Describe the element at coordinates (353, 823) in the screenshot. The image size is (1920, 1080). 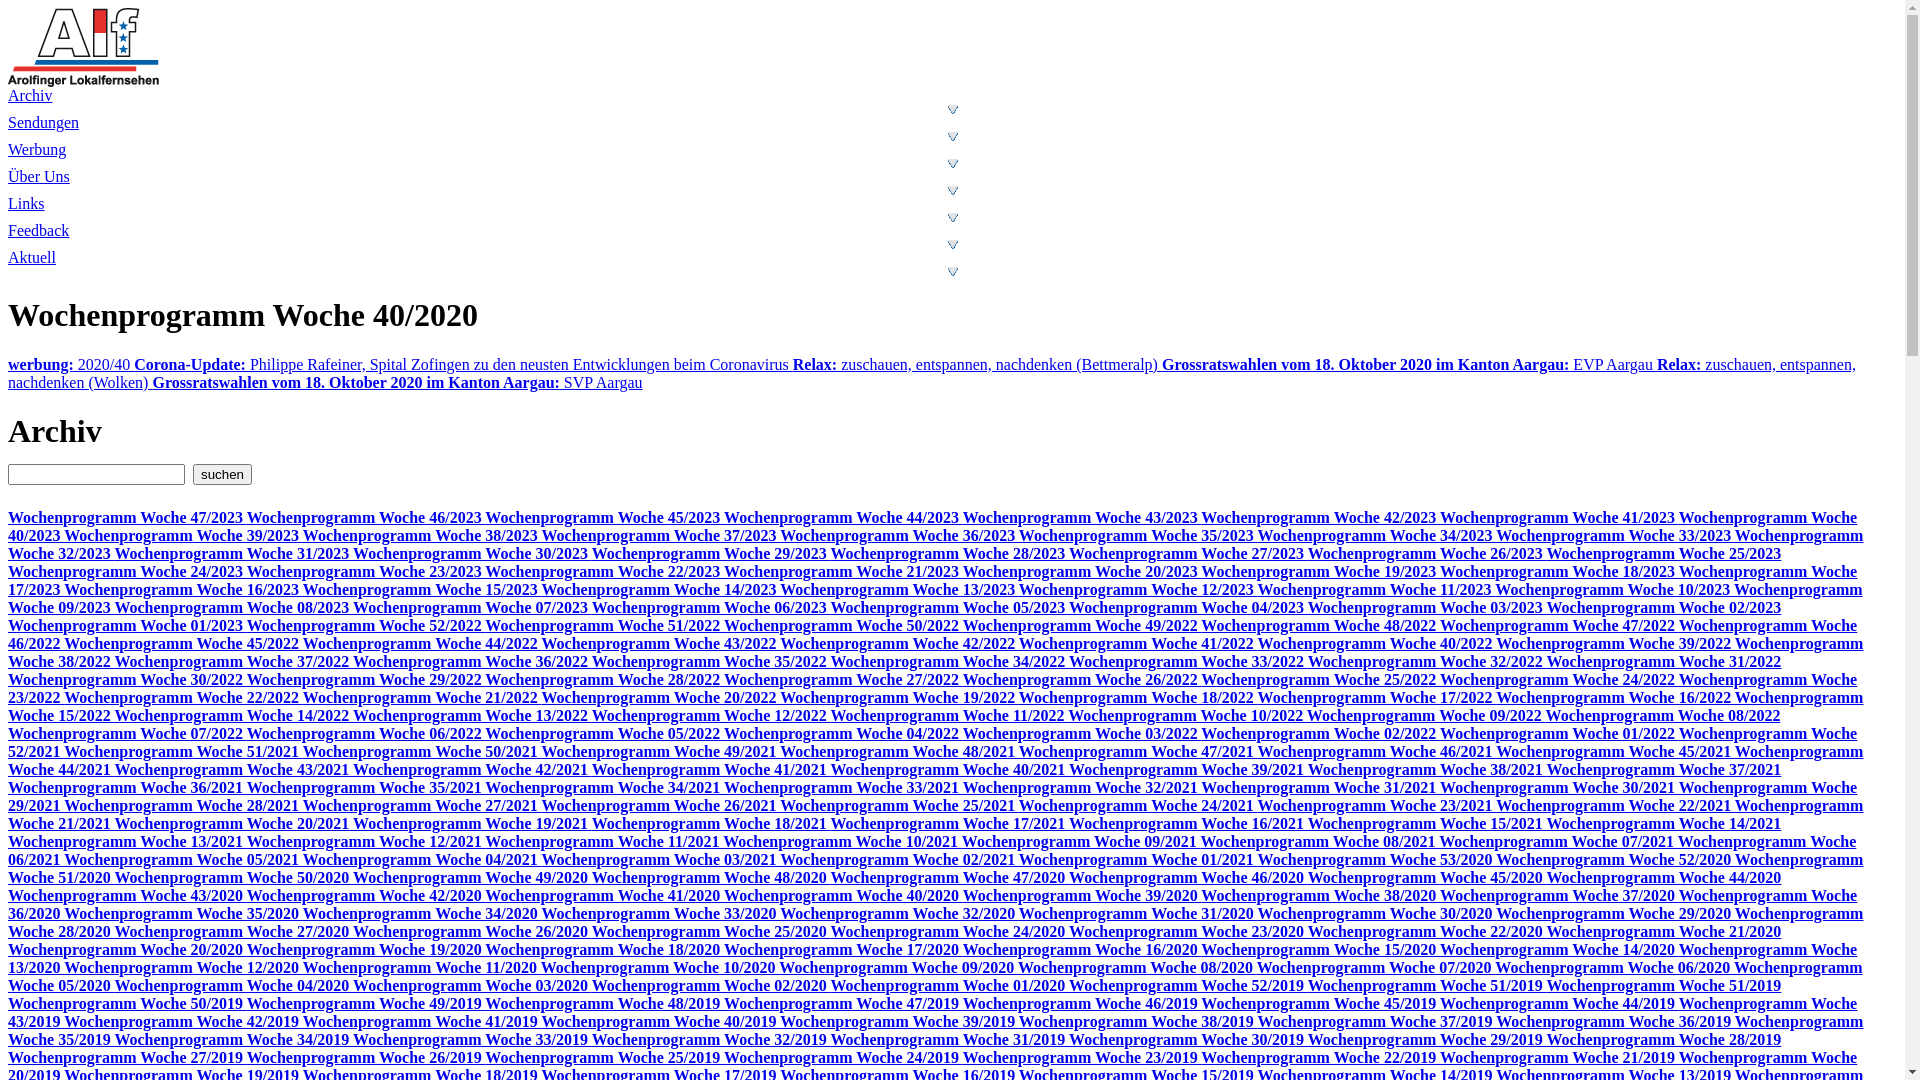
I see `'Wochenprogramm Woche 19/2021'` at that location.